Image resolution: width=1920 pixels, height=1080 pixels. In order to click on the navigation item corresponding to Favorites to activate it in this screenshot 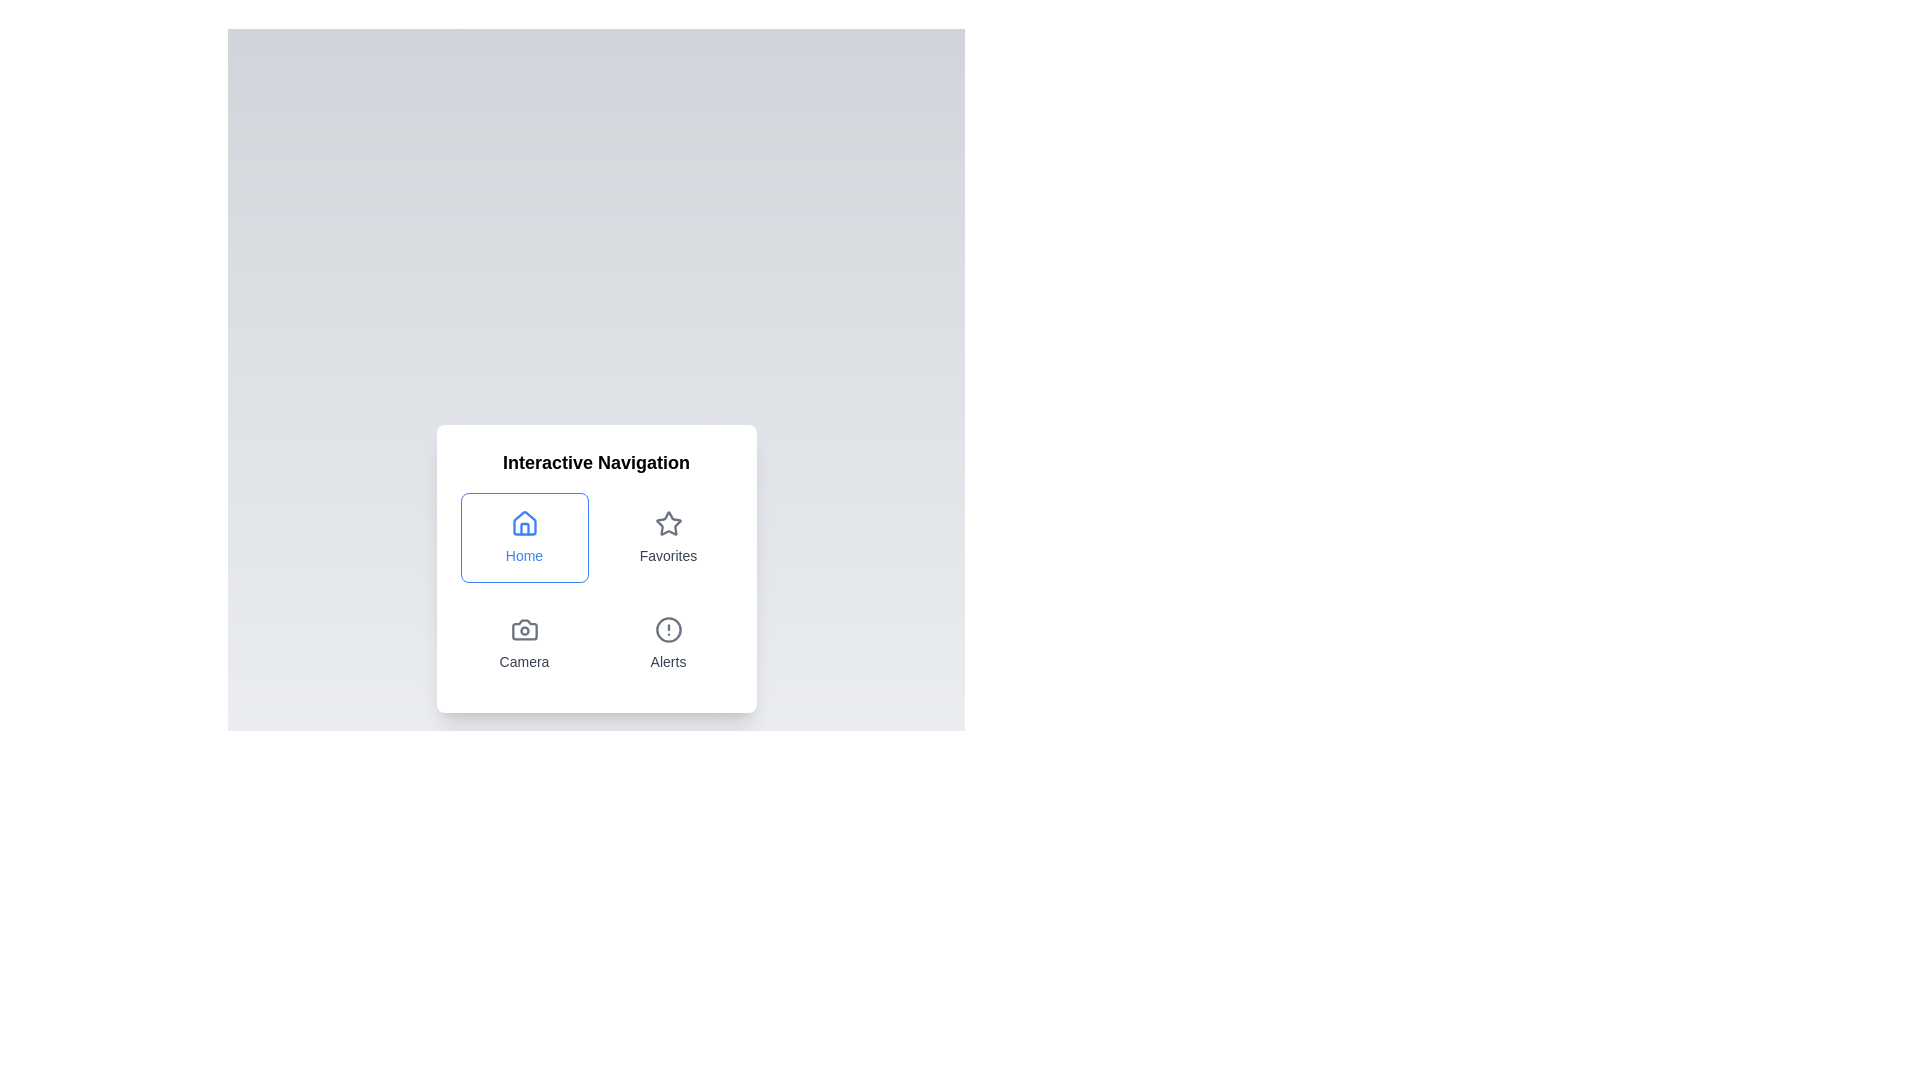, I will do `click(668, 536)`.